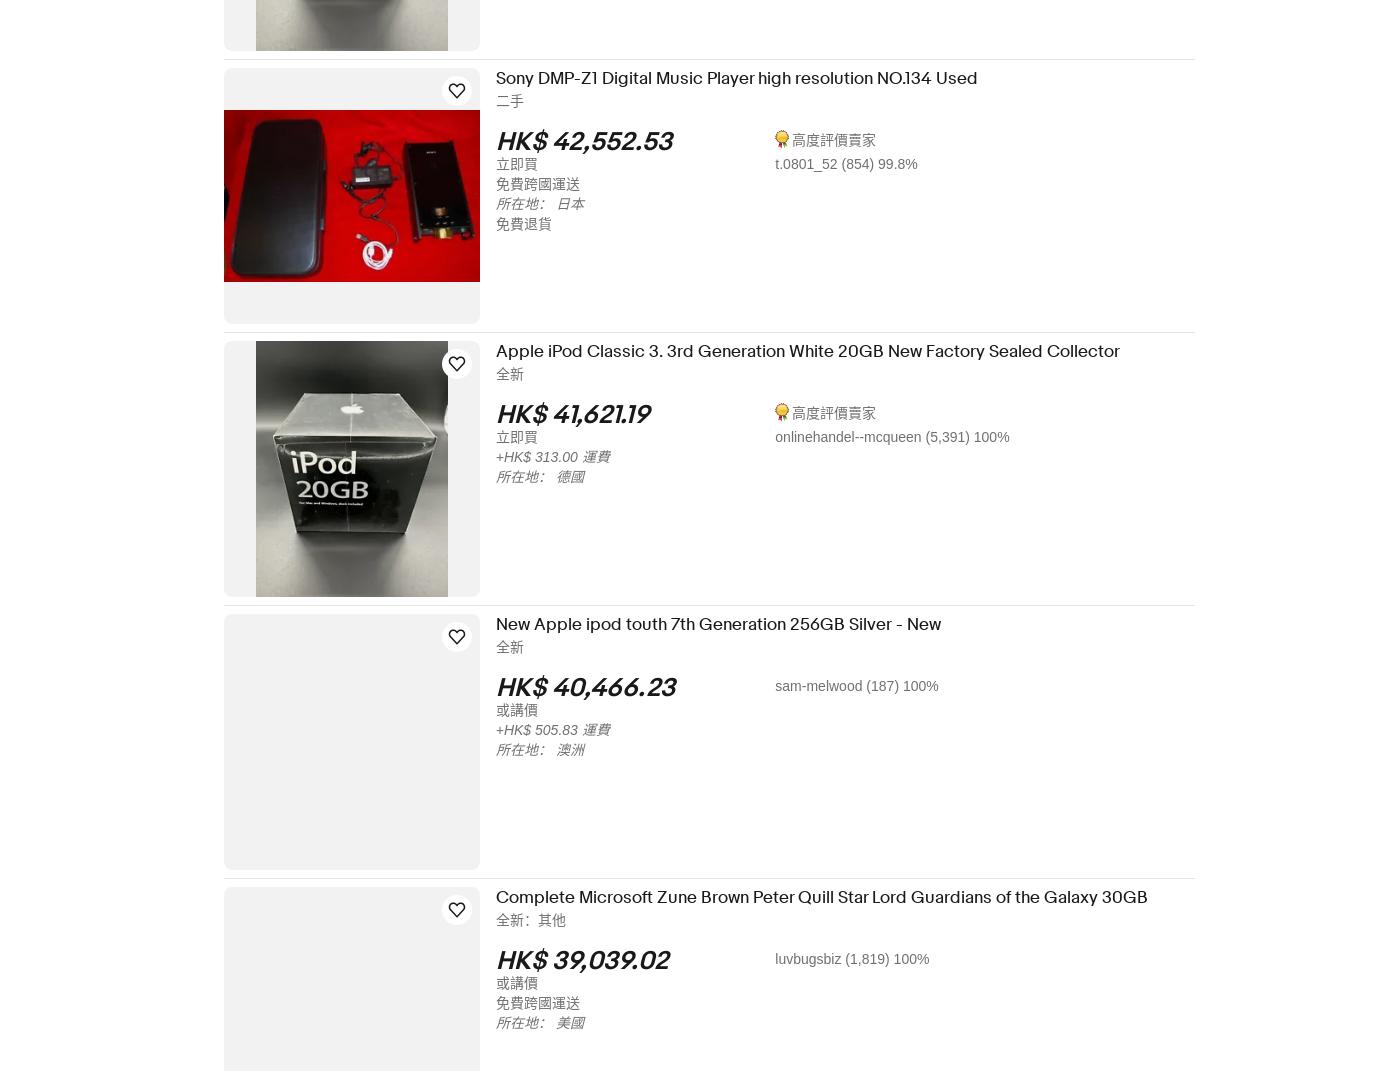 This screenshot has height=1071, width=1400. What do you see at coordinates (596, 142) in the screenshot?
I see `'HK$ 42,552.53'` at bounding box center [596, 142].